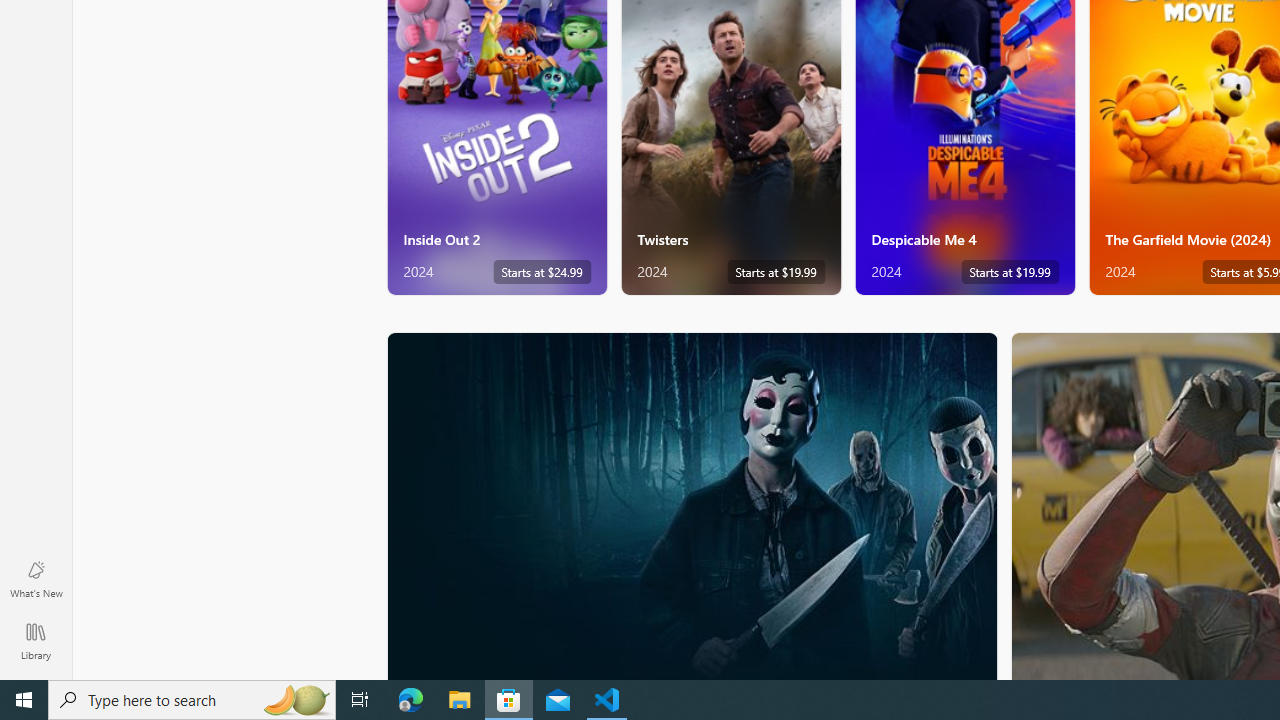 The image size is (1280, 720). I want to click on 'What', so click(35, 578).